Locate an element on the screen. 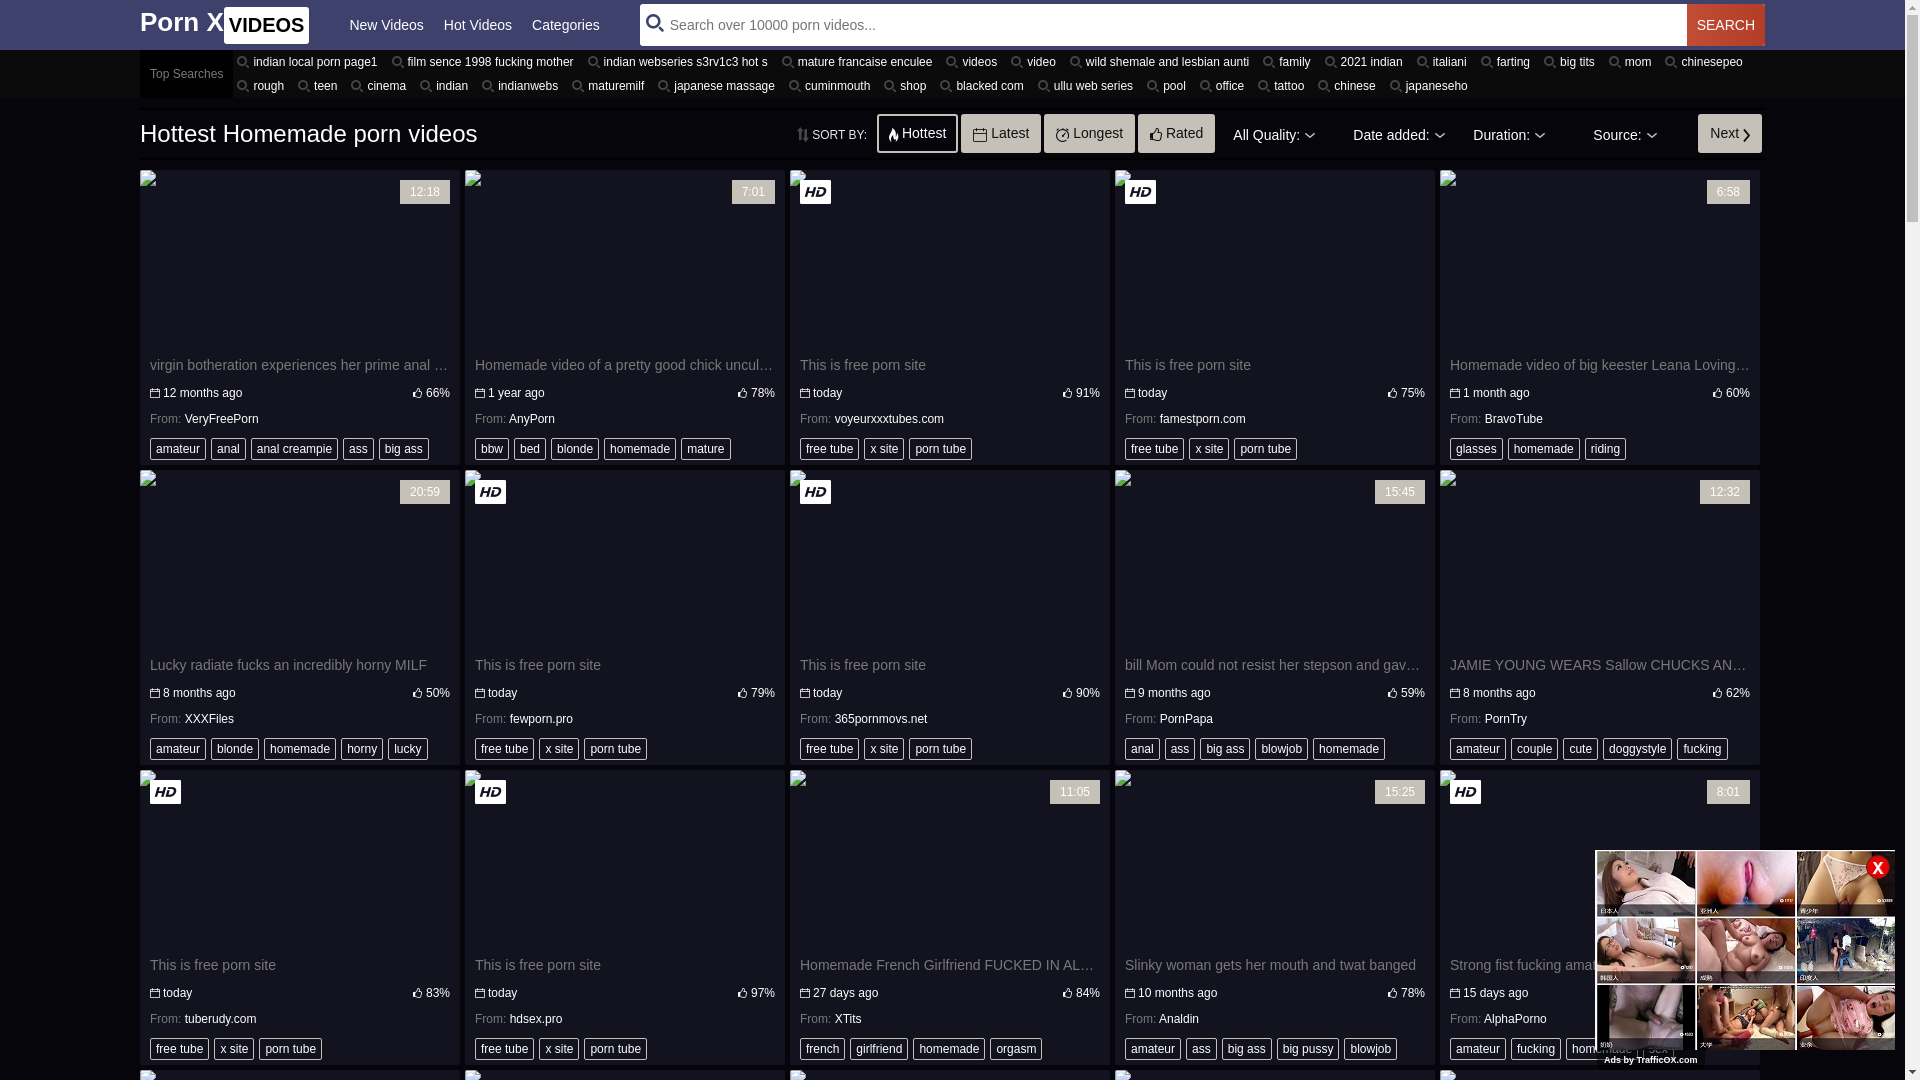 The width and height of the screenshot is (1920, 1080). 'Porn X VIDEOS' is located at coordinates (224, 24).